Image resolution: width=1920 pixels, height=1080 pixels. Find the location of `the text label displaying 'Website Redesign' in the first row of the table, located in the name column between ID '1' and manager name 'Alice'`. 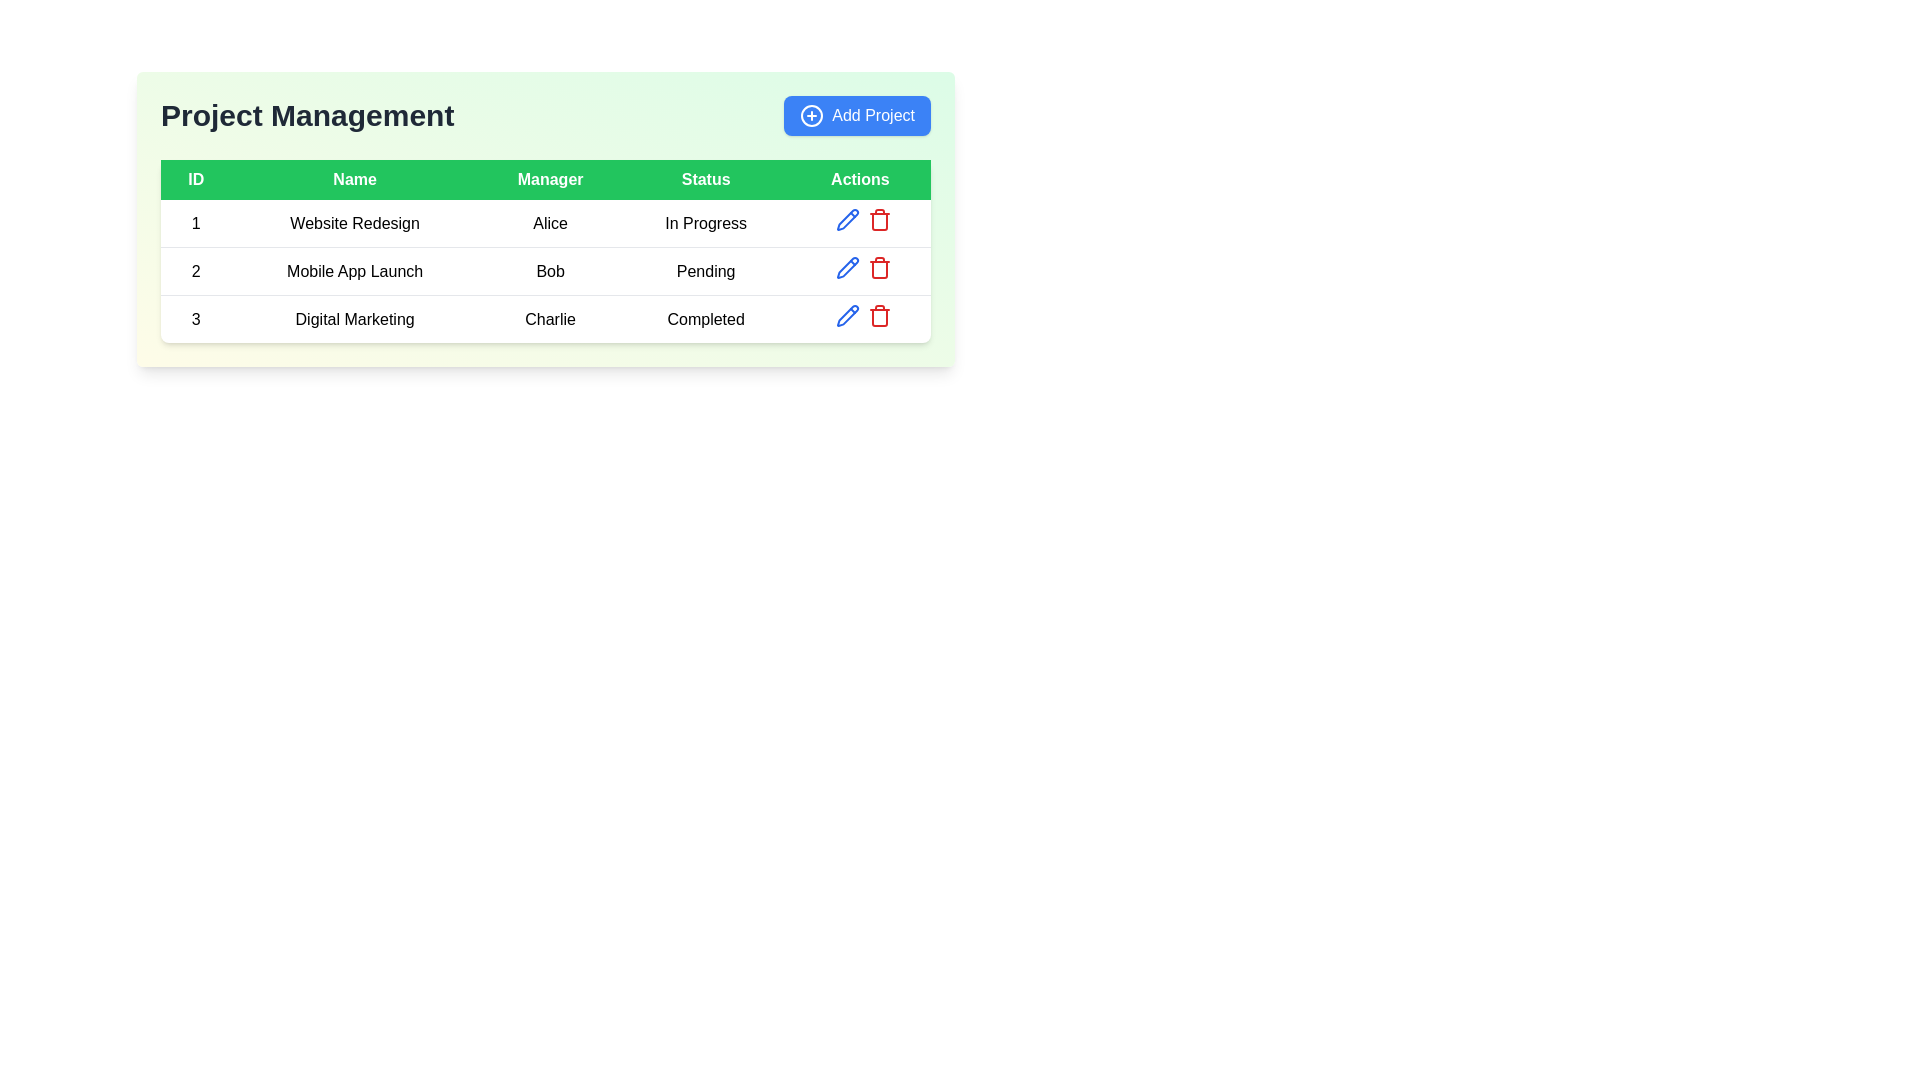

the text label displaying 'Website Redesign' in the first row of the table, located in the name column between ID '1' and manager name 'Alice' is located at coordinates (355, 223).